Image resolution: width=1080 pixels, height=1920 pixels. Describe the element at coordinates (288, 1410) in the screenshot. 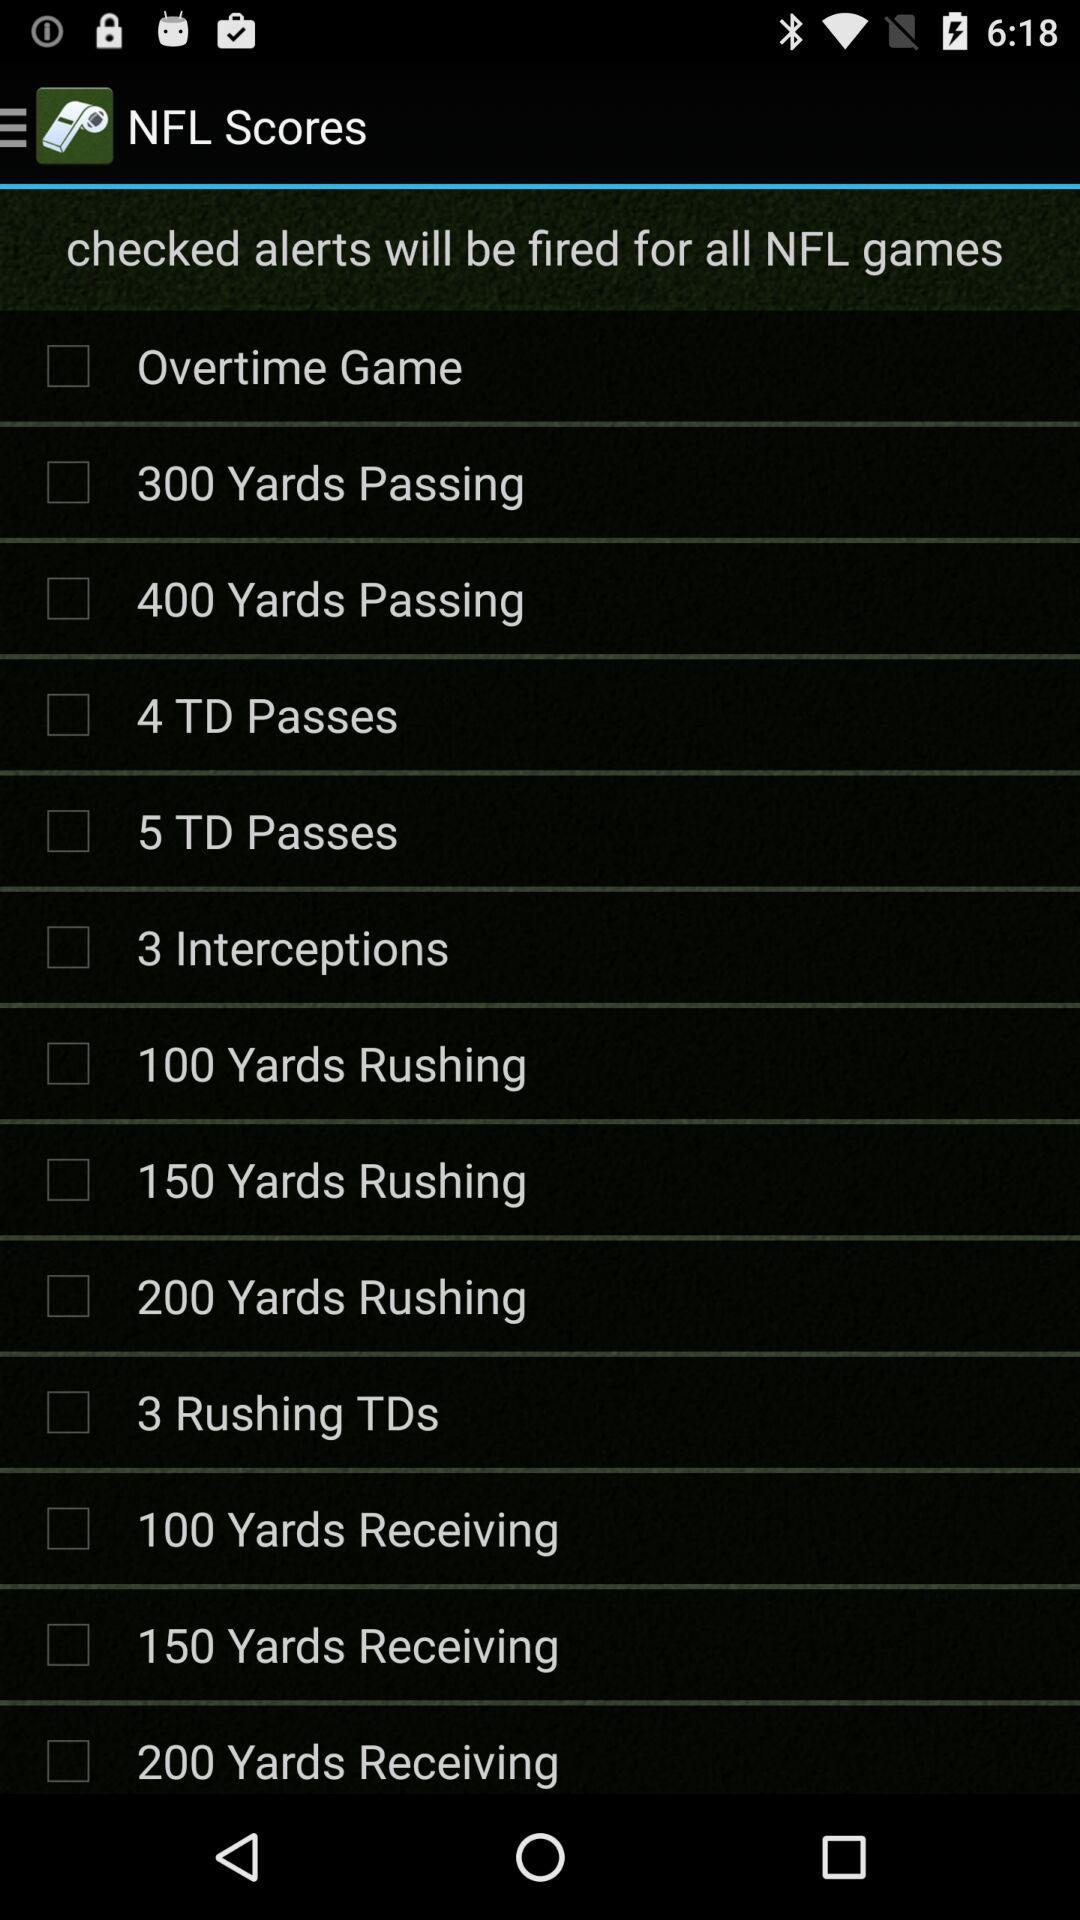

I see `the item below 200 yards rushing` at that location.